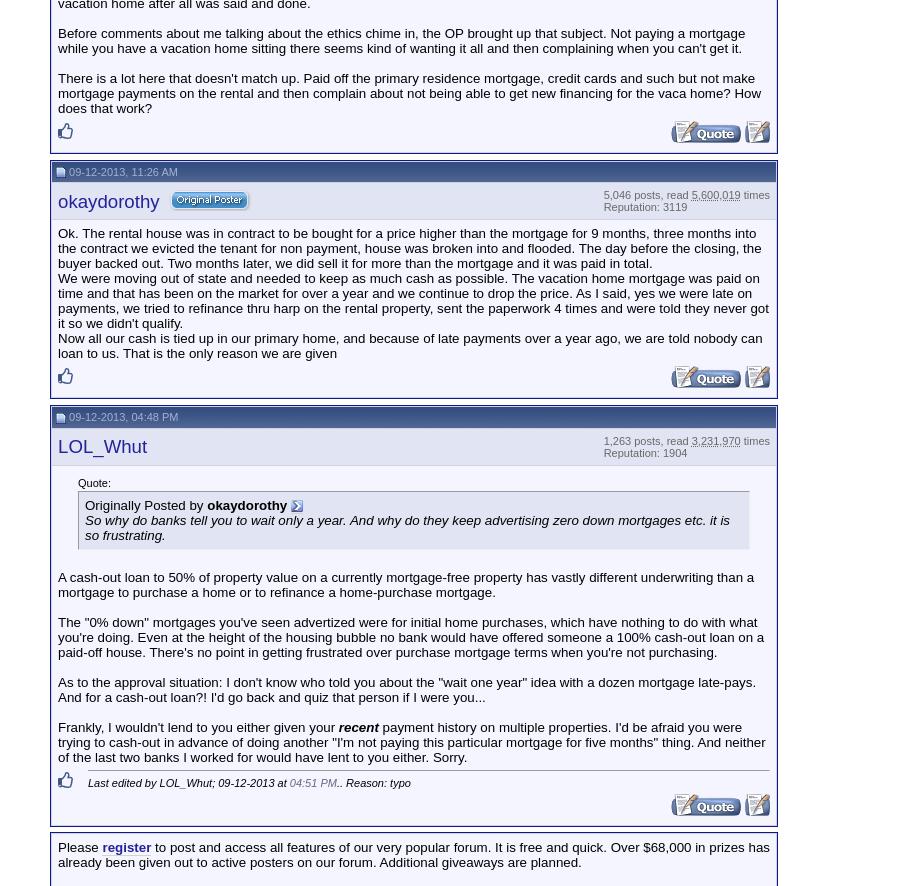 The image size is (907, 886). Describe the element at coordinates (410, 636) in the screenshot. I see `'The "0% down"  mortgages you've seen advertized were for initial home purchases, which  have nothing to do with what you're doing.  Even at the height of the housing bubble no bank would have offered someone a 100% cash-out loan on a paid-off house.  There's no point in getting frustrated over purchase mortgage terms when you're not purchasing.'` at that location.